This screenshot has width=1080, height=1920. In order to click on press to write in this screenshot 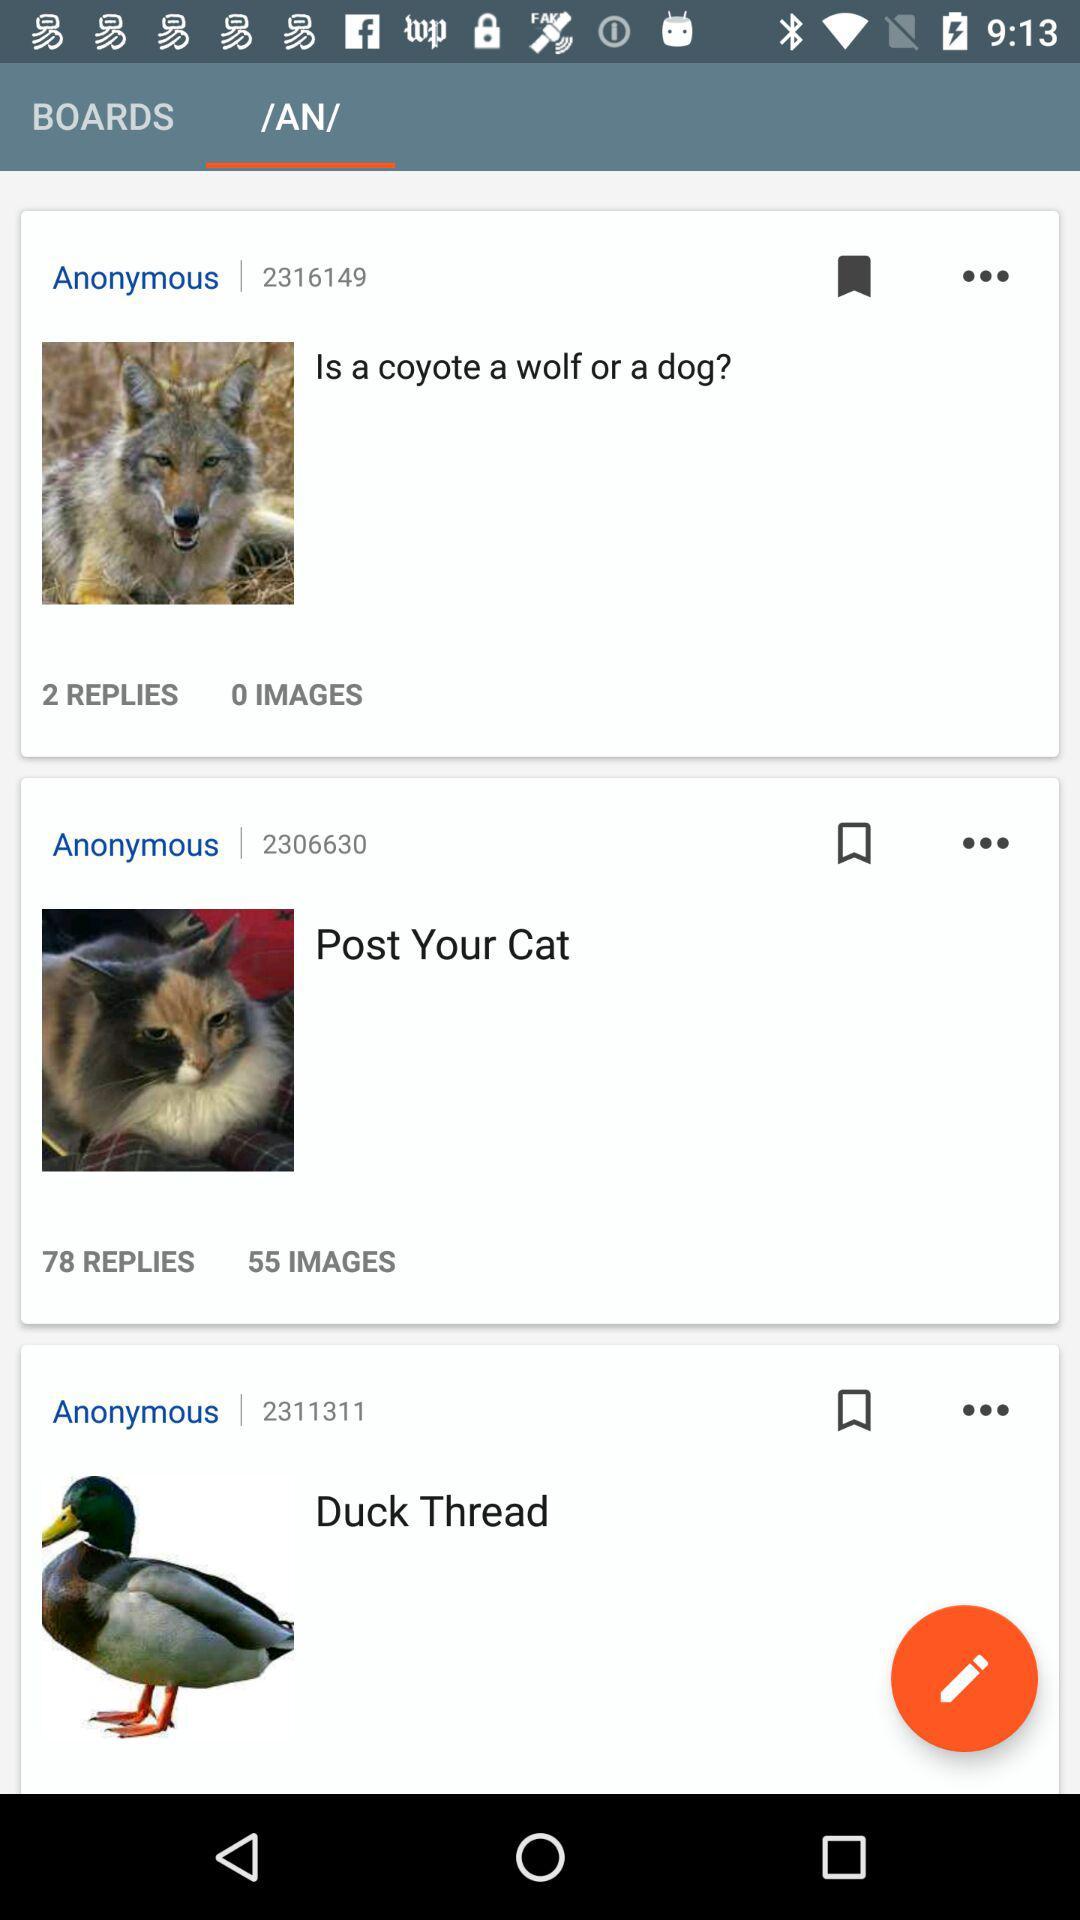, I will do `click(963, 1678)`.